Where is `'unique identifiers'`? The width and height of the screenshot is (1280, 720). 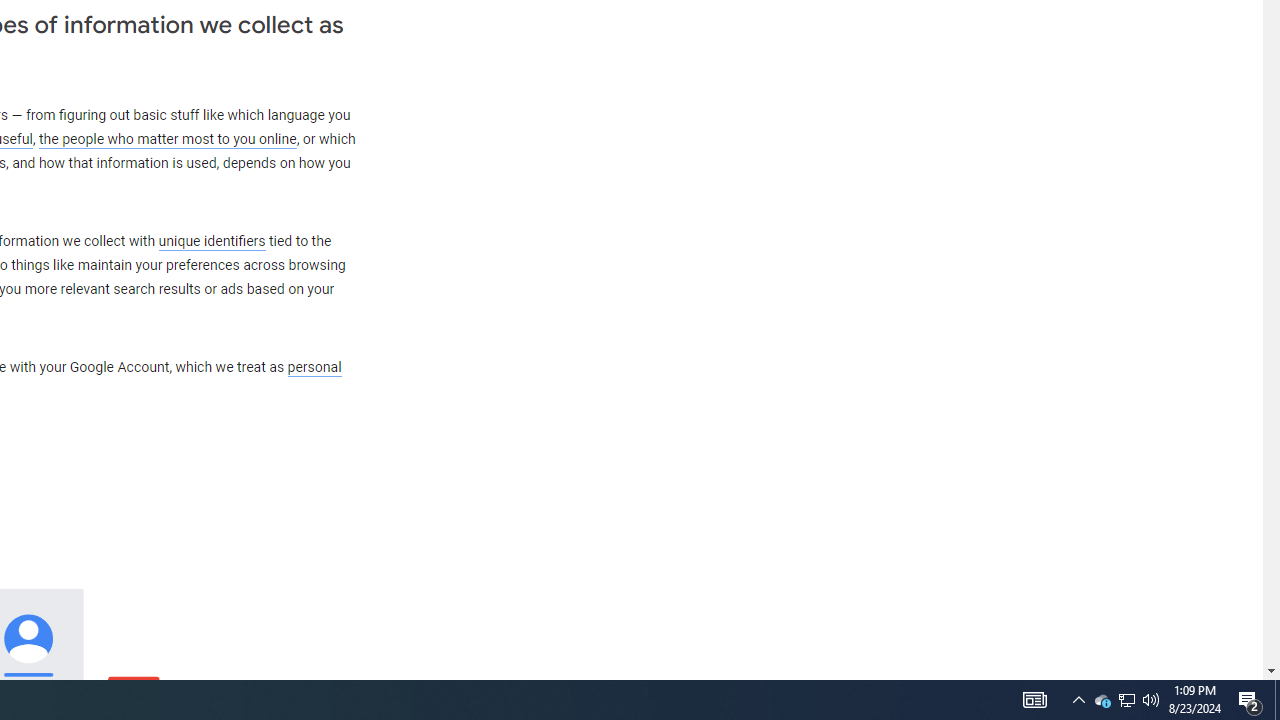 'unique identifiers' is located at coordinates (211, 240).